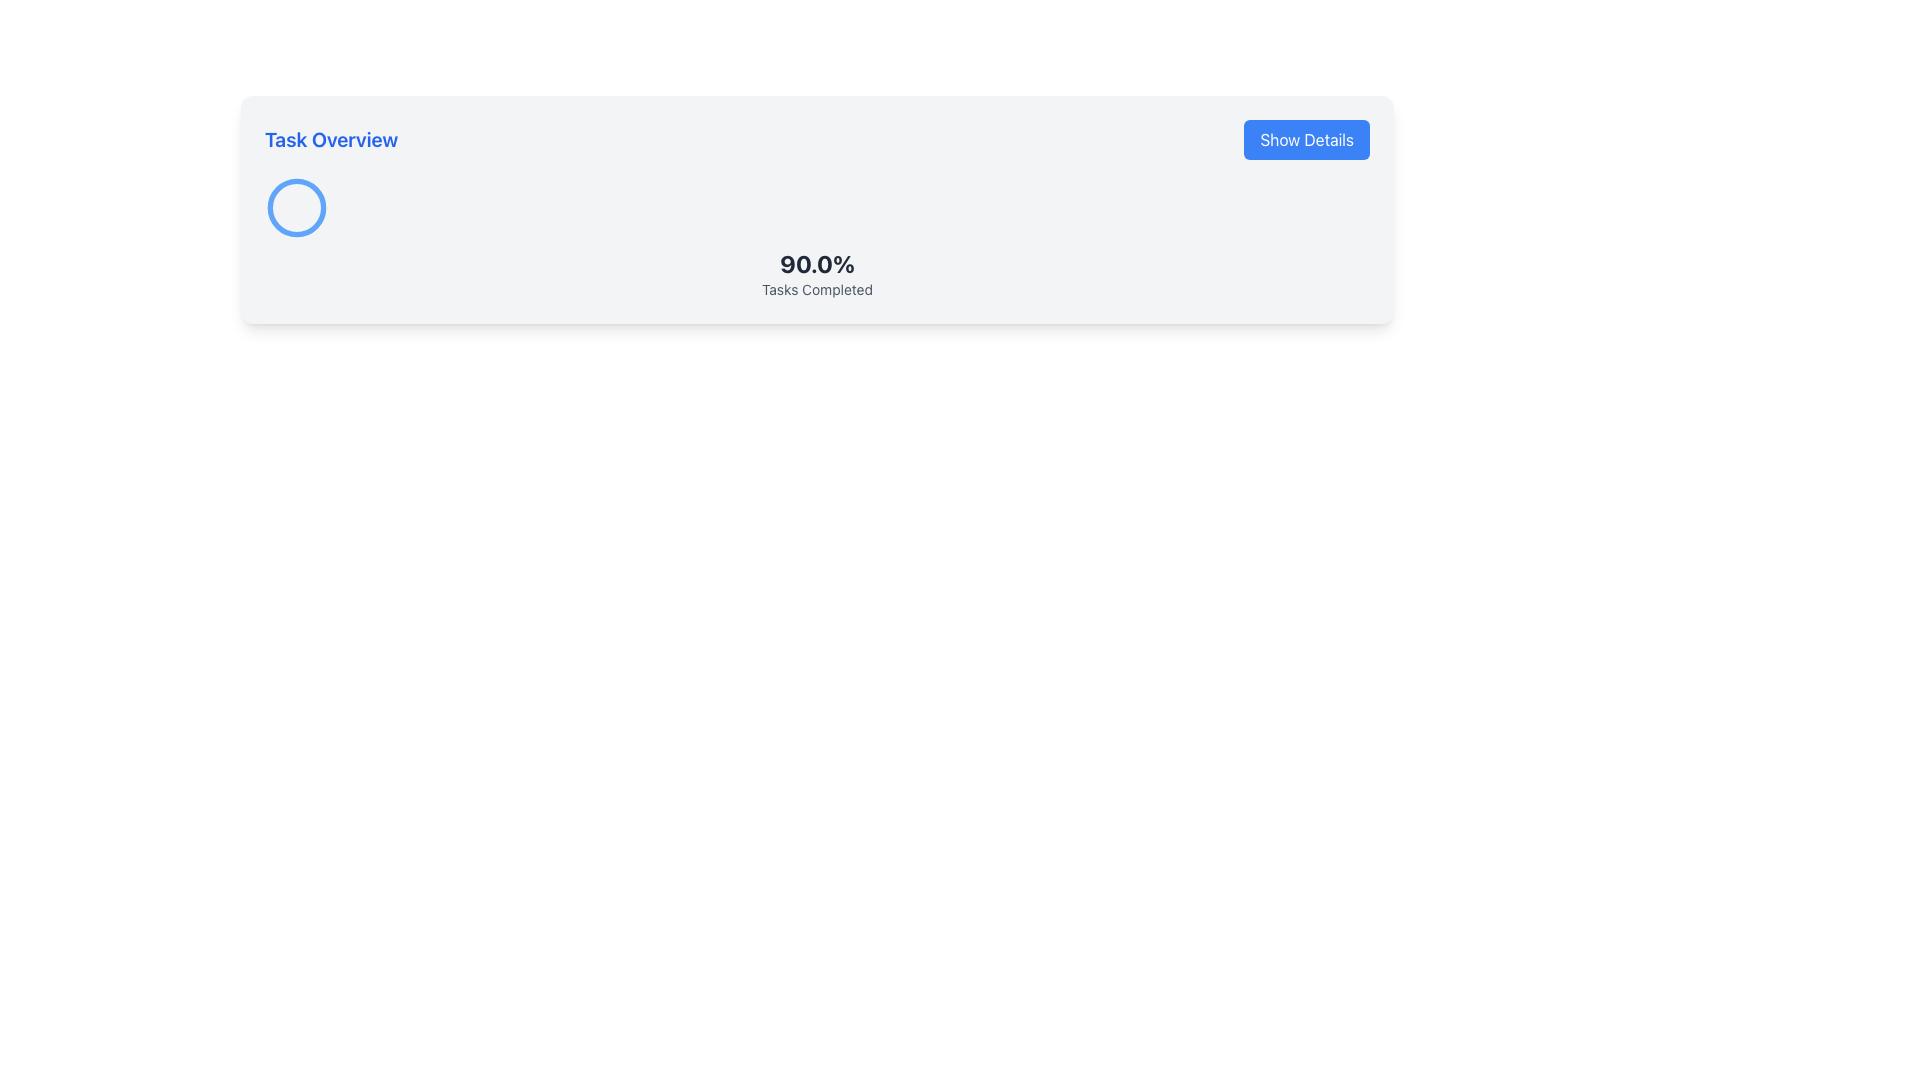 This screenshot has width=1920, height=1080. What do you see at coordinates (817, 262) in the screenshot?
I see `the Text Display element that shows '90.0%' in bold, large, dark gray font, which is positioned between a blue circular icon and the 'Tasks Completed' text` at bounding box center [817, 262].